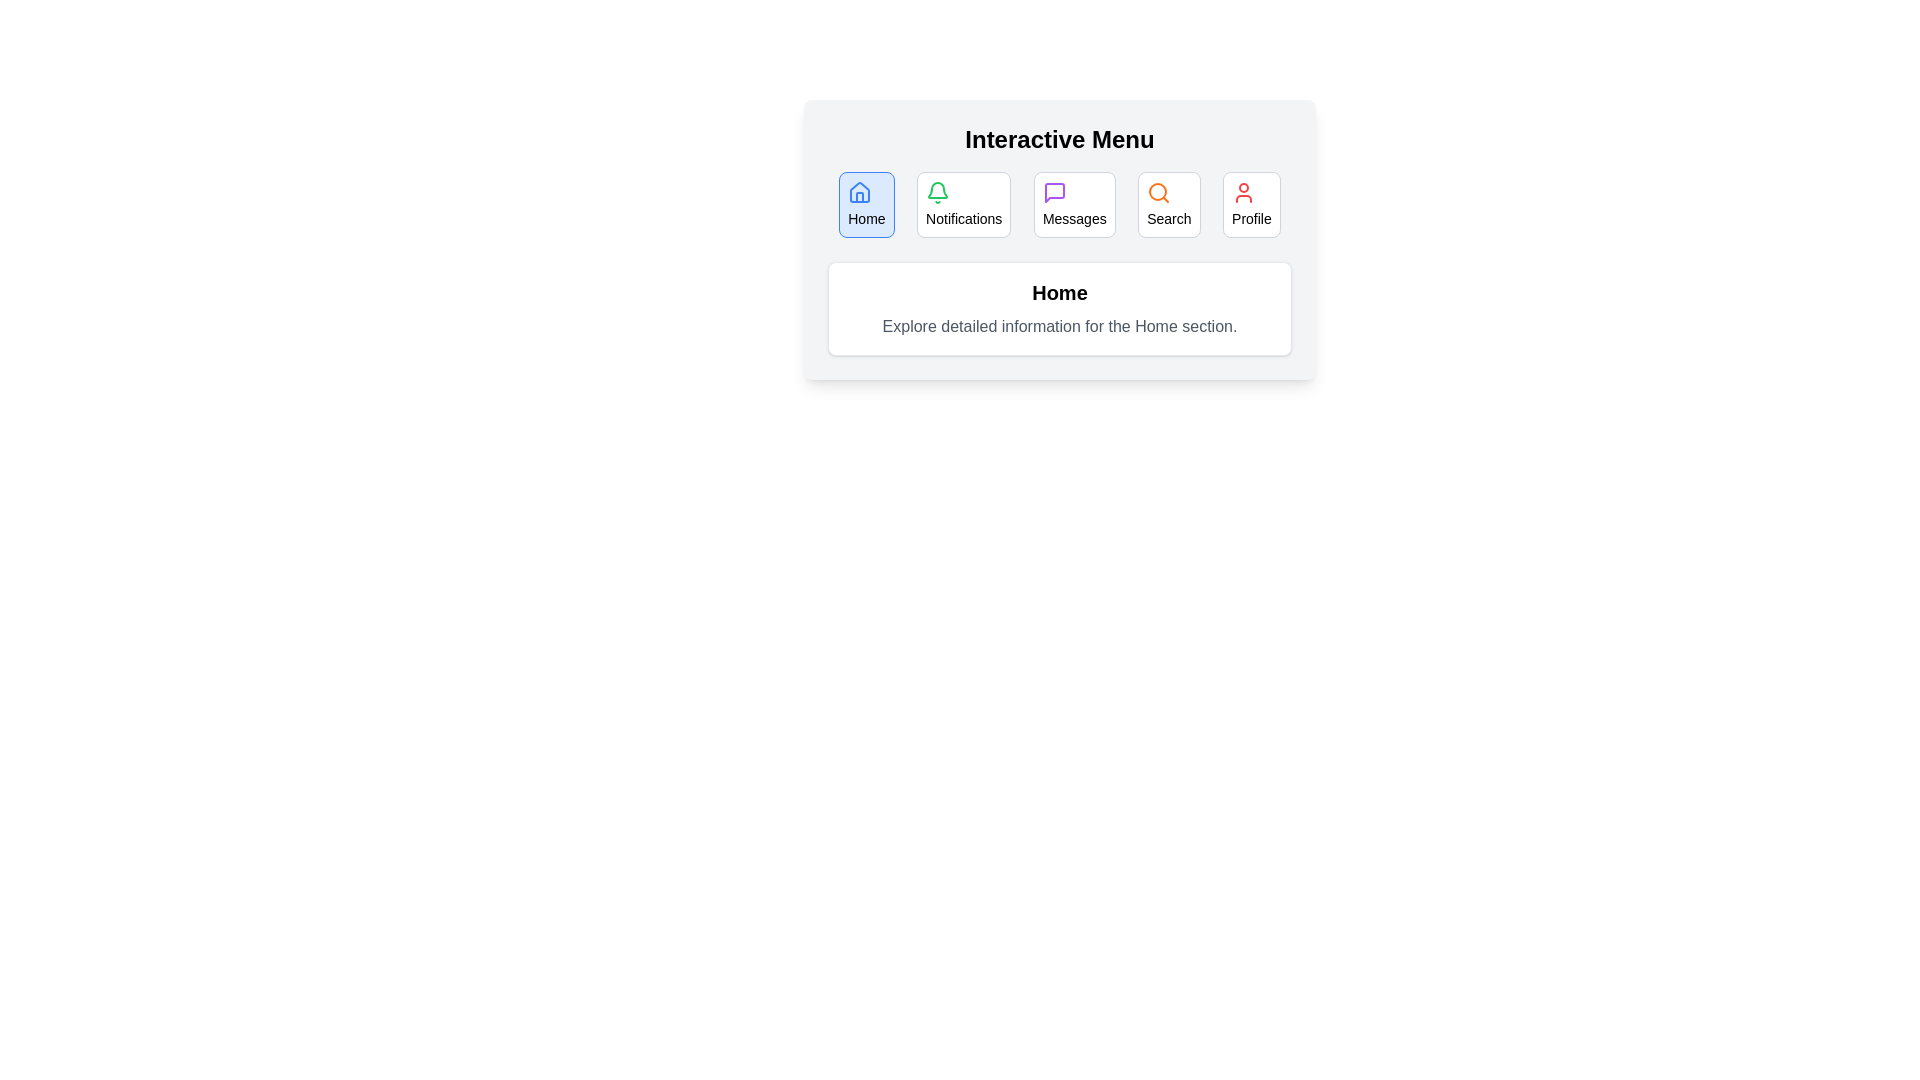 The width and height of the screenshot is (1920, 1080). What do you see at coordinates (964, 204) in the screenshot?
I see `the 'Notifications' button in the horizontal menu` at bounding box center [964, 204].